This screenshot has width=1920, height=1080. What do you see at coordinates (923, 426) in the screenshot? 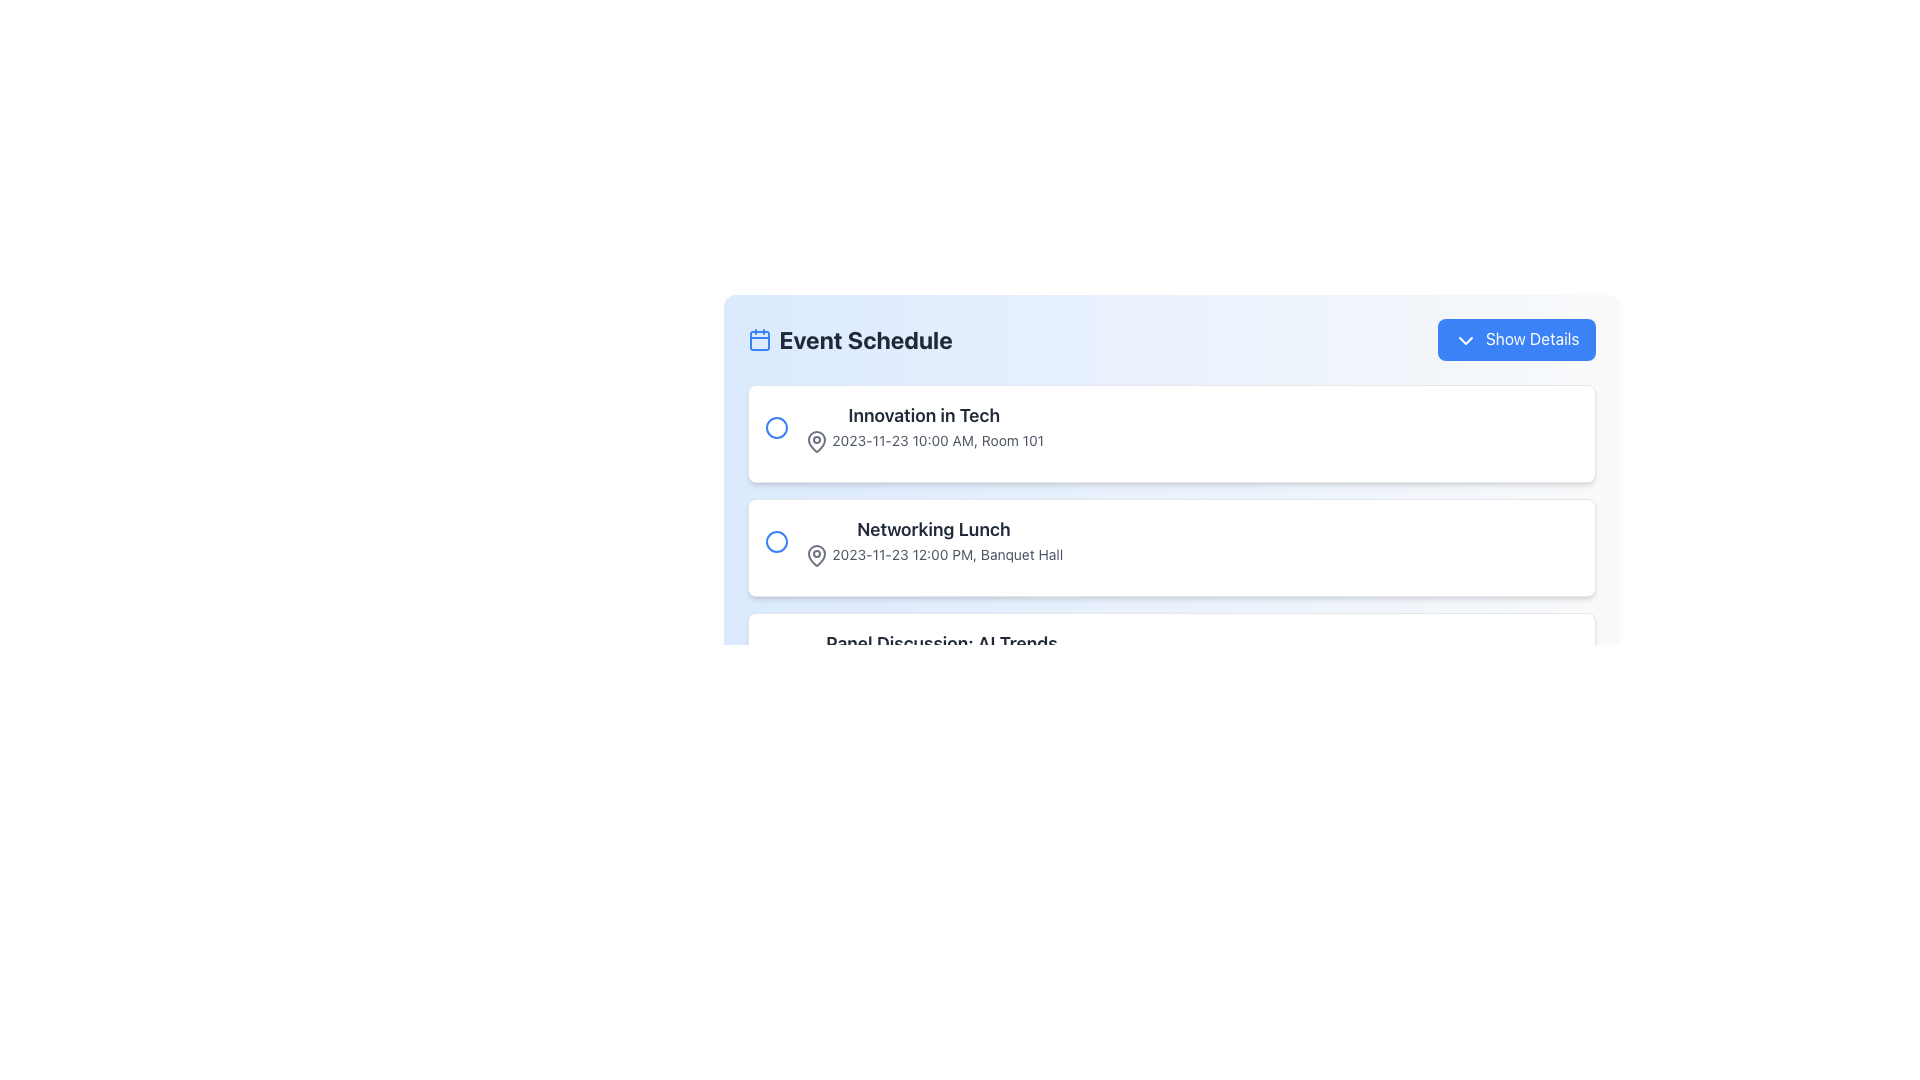
I see `the first event text block that contains an embedded icon, which provides details such as title, date, time, and location` at bounding box center [923, 426].